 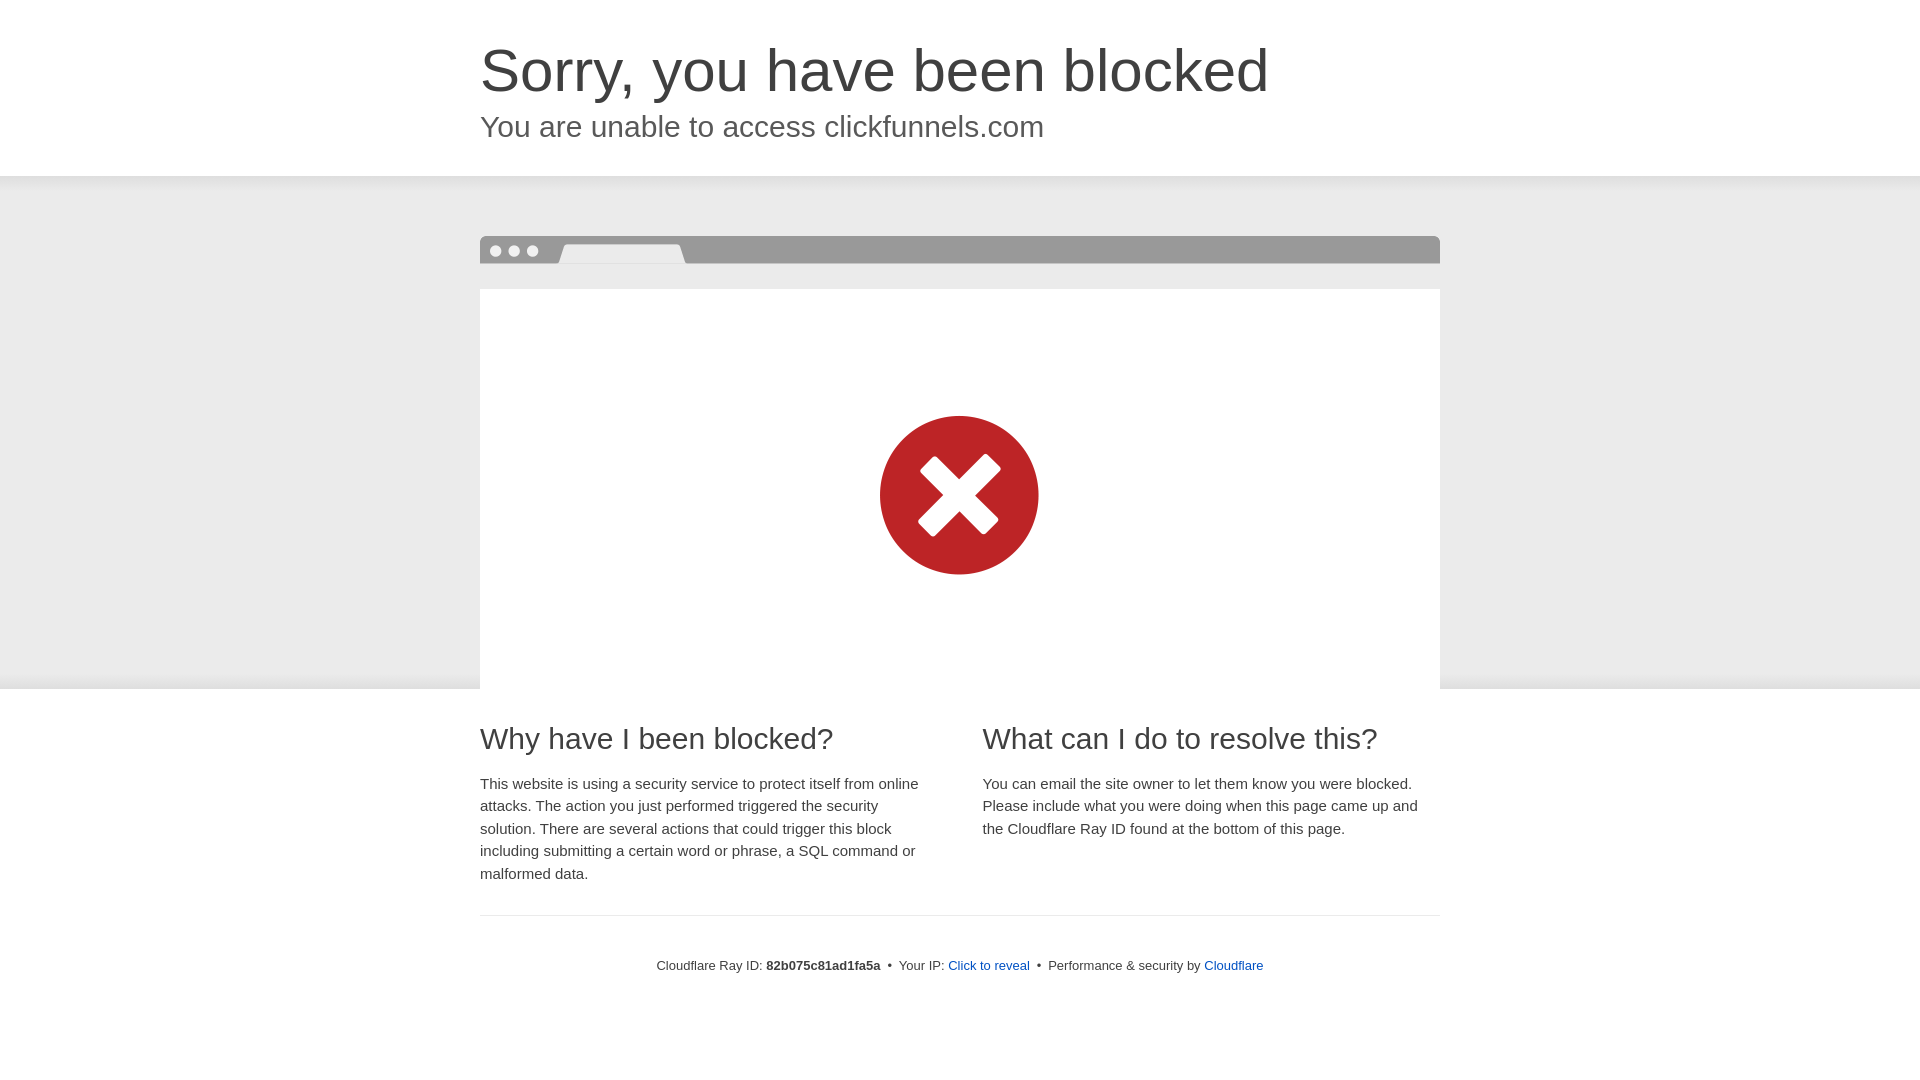 I want to click on 'Click to reveal', so click(x=947, y=964).